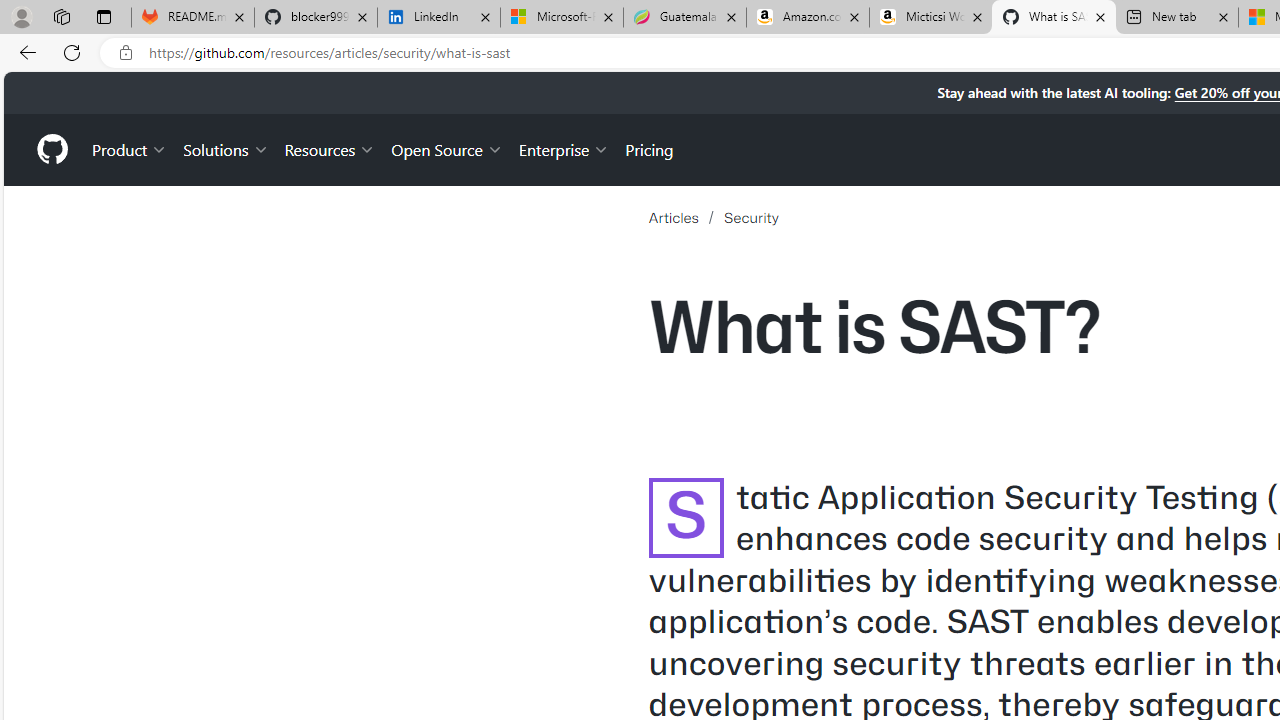 Image resolution: width=1280 pixels, height=720 pixels. What do you see at coordinates (686, 217) in the screenshot?
I see `'Articles'` at bounding box center [686, 217].